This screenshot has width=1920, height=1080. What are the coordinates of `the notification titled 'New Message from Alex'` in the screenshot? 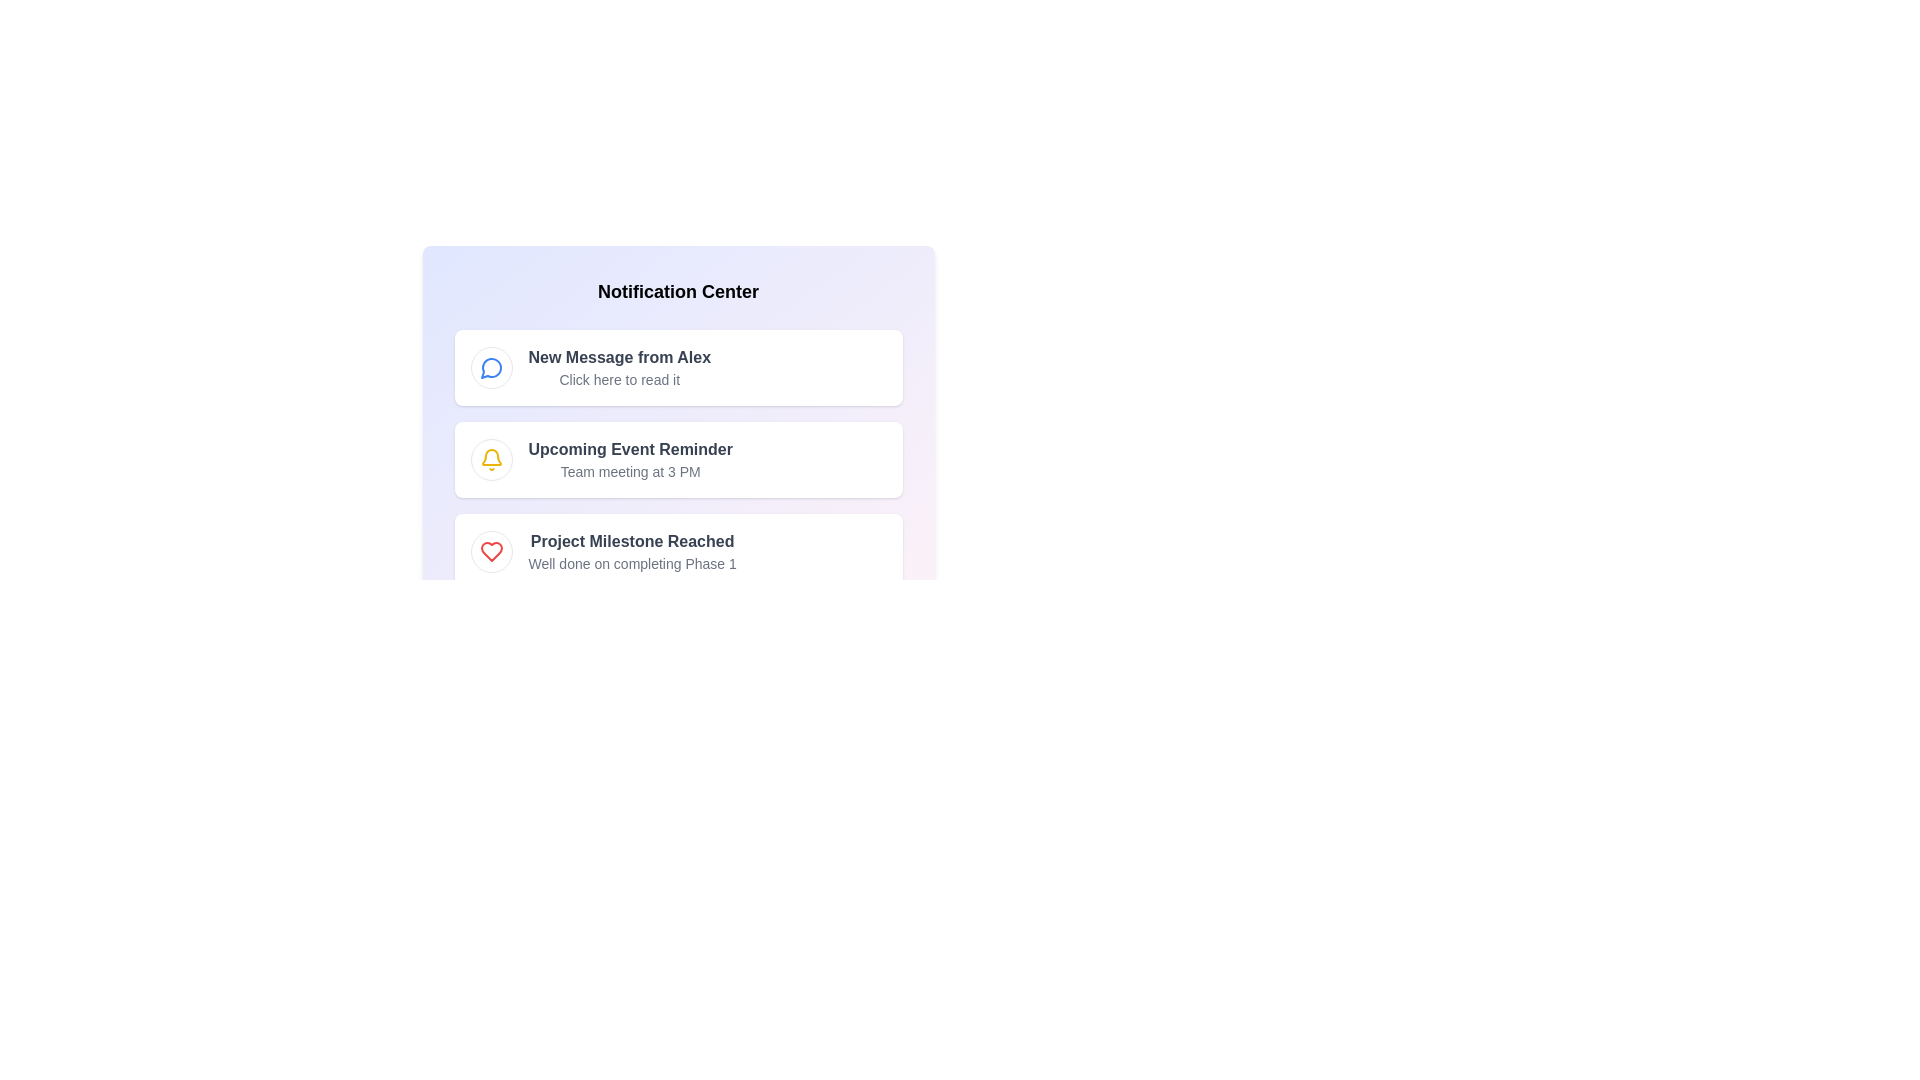 It's located at (678, 367).